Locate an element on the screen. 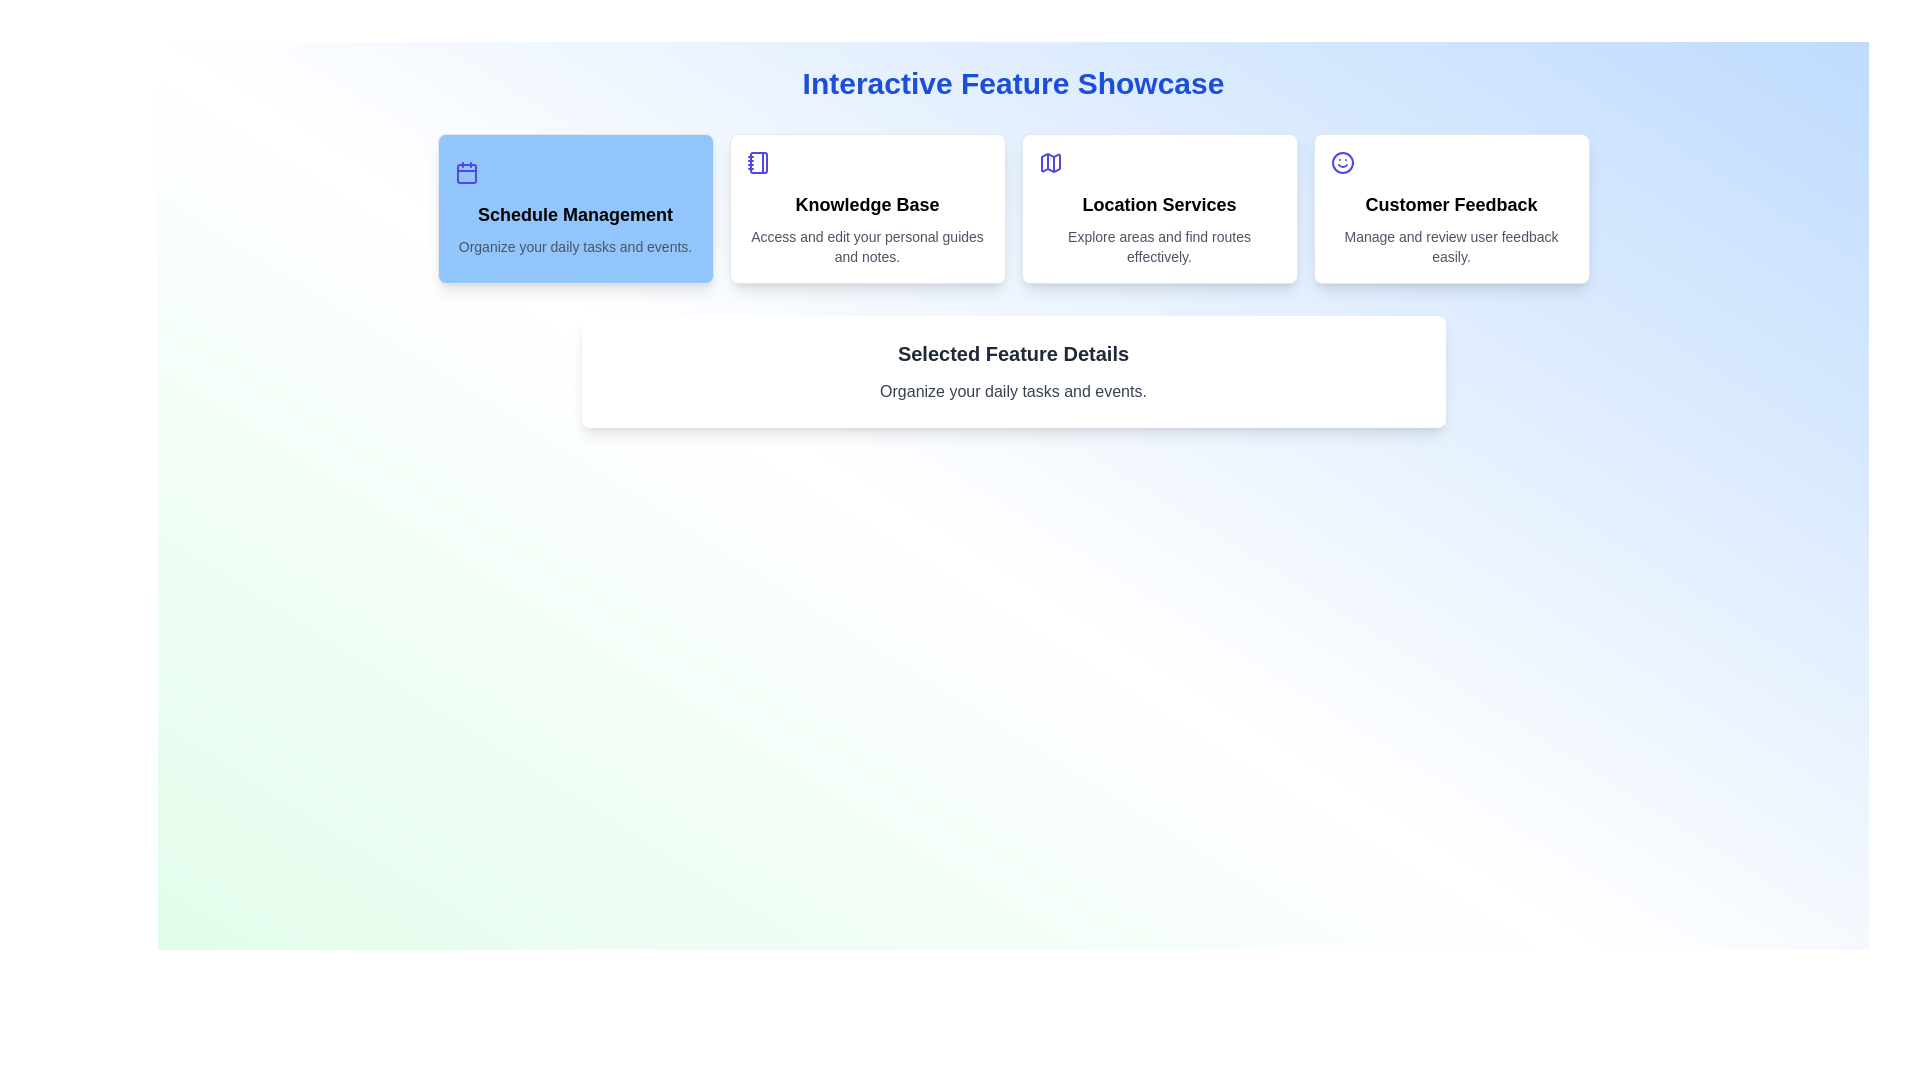 The width and height of the screenshot is (1920, 1080). the text header reading 'Interactive Feature Showcase', which is styled in large, bold blue font and centered at the top of the interface is located at coordinates (1013, 83).